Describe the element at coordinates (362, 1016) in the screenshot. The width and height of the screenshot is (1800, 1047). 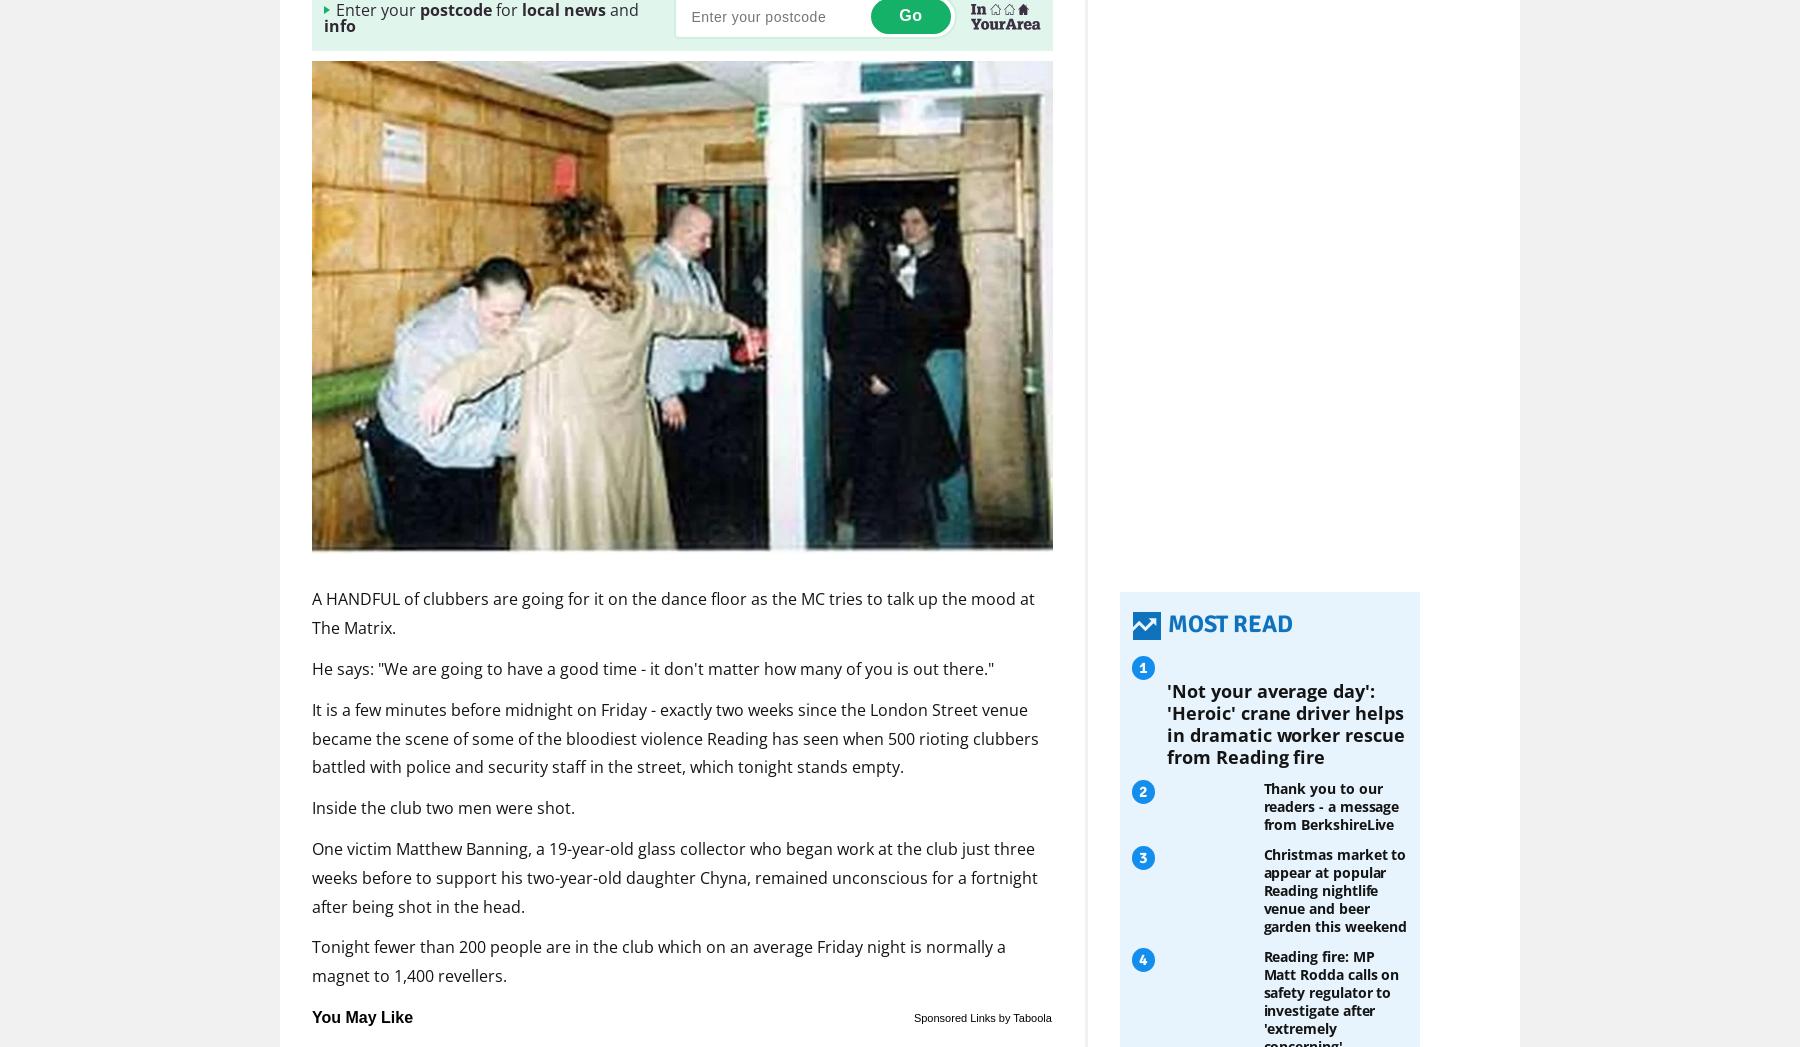
I see `'You May Like'` at that location.